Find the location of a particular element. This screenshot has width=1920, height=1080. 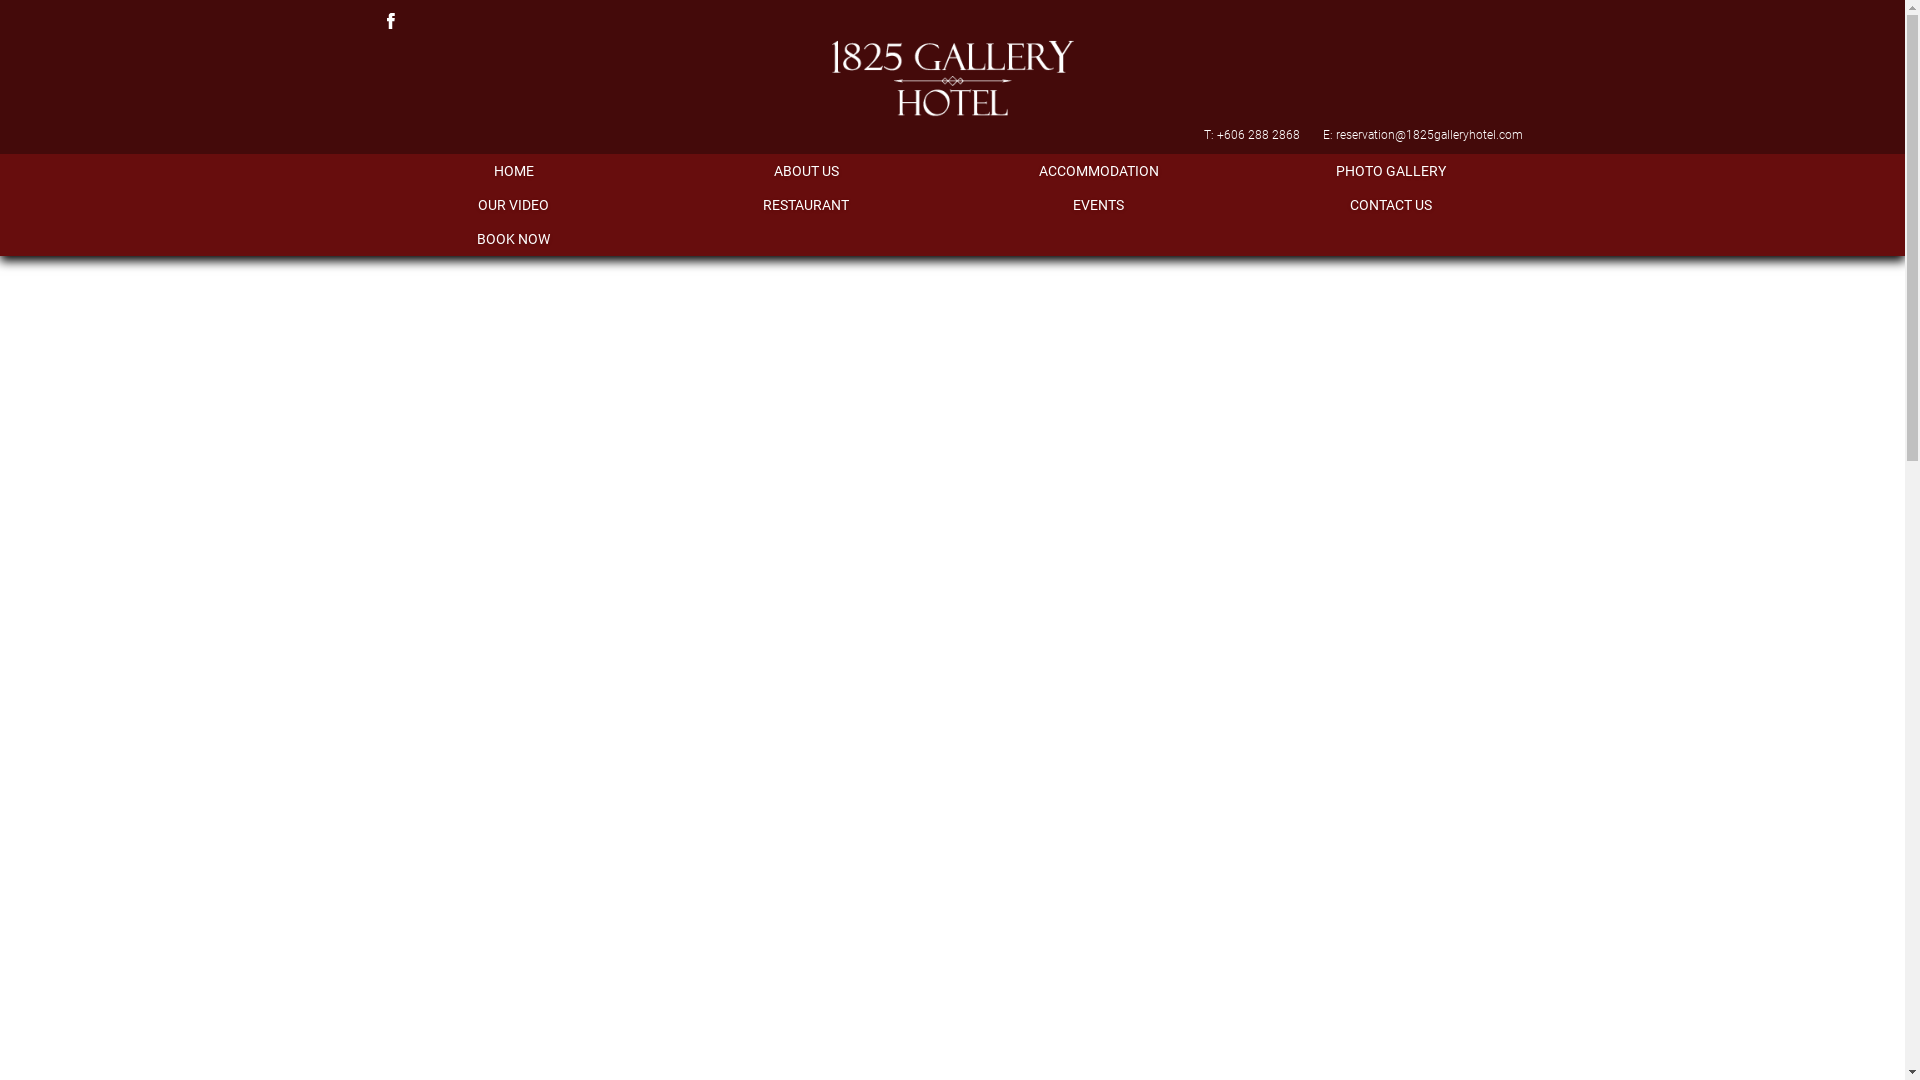

'+606 288 2868' is located at coordinates (1256, 135).